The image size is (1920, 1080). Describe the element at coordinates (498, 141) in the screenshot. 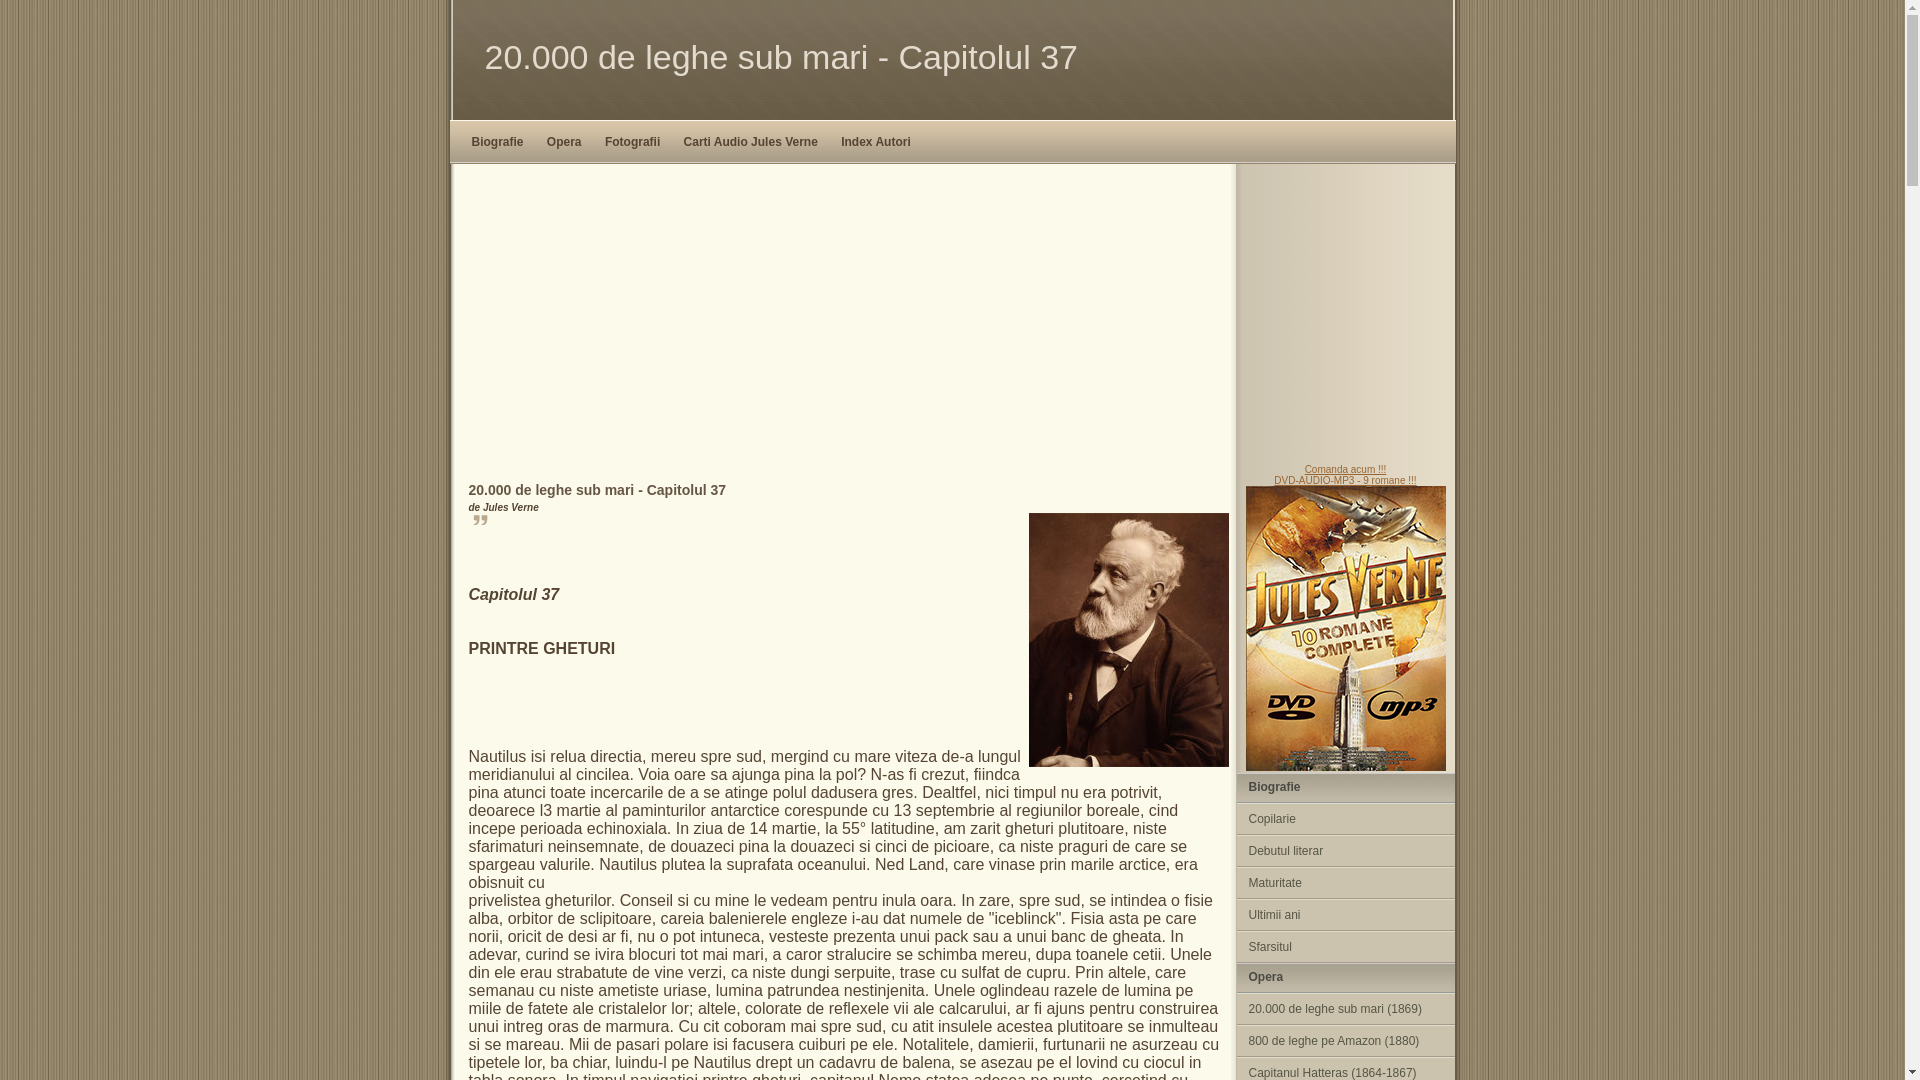

I see `'Biografie'` at that location.